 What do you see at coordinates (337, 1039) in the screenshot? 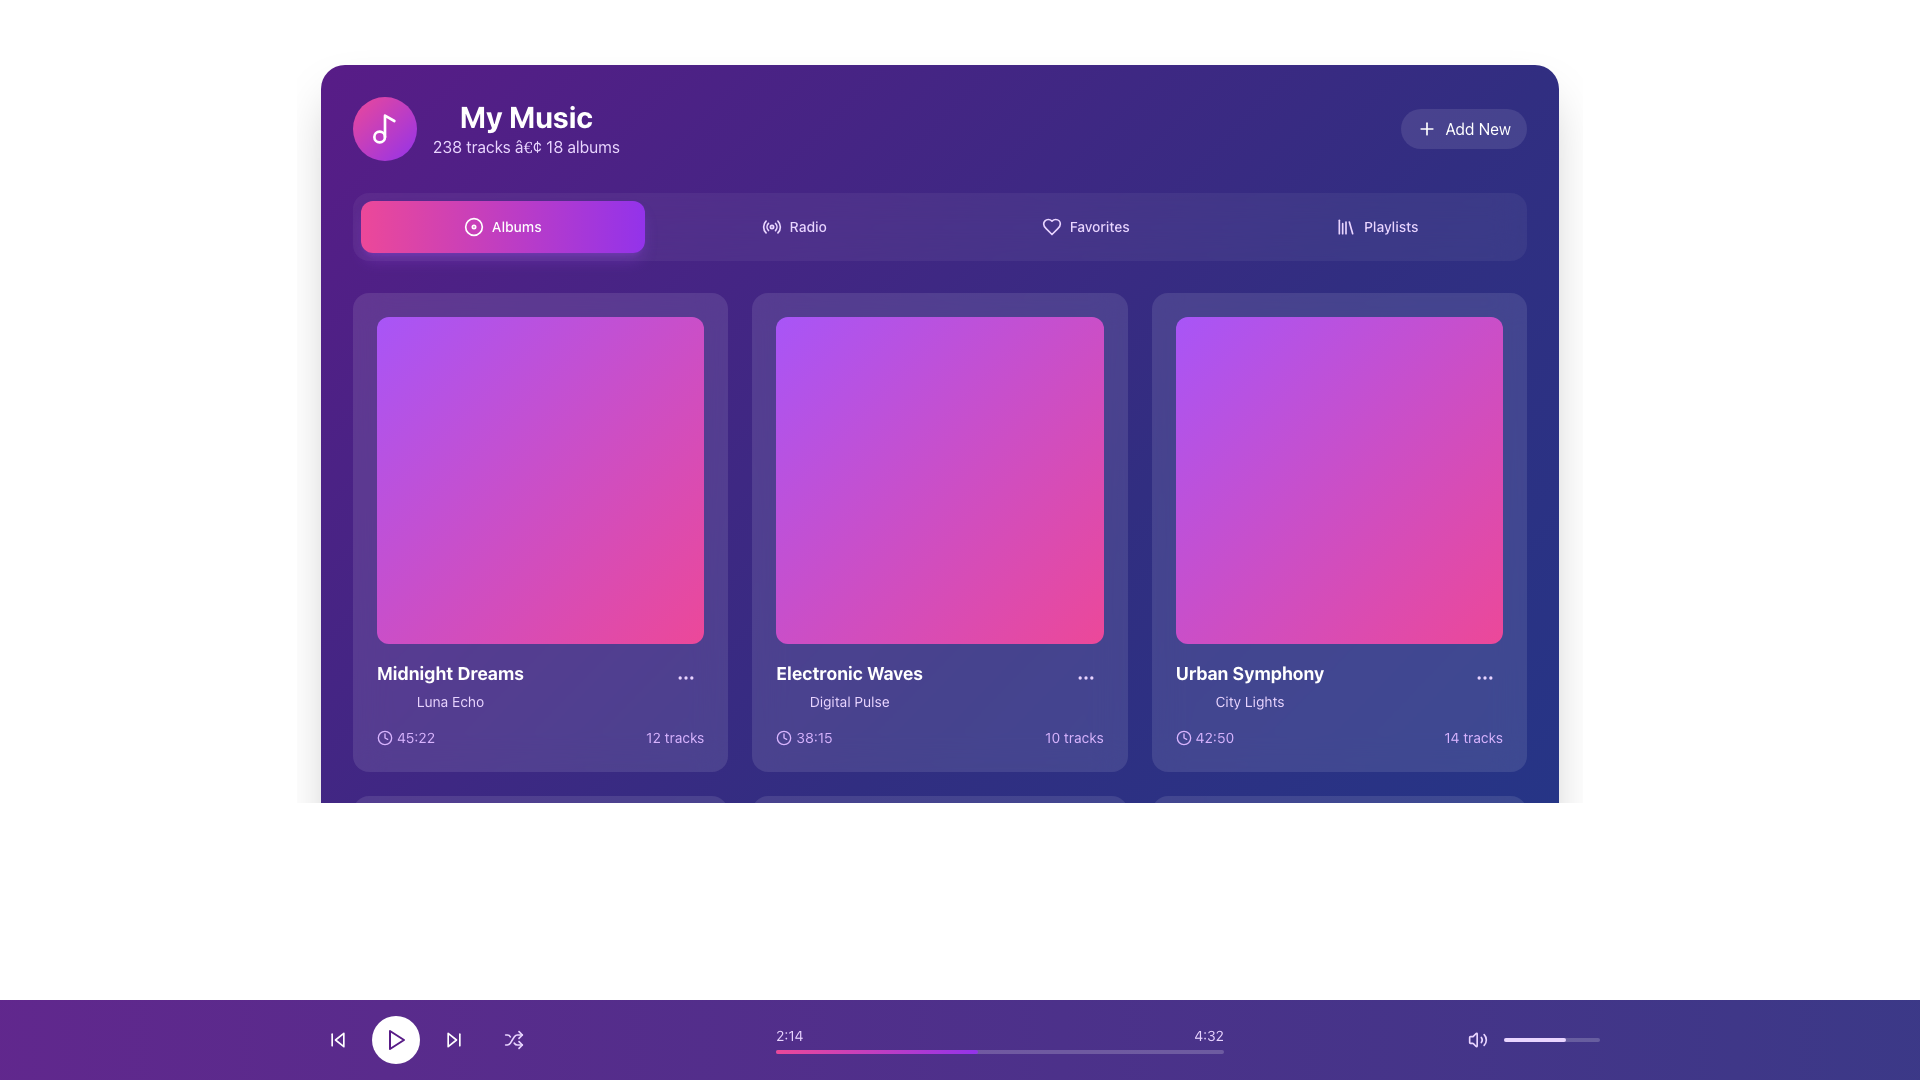
I see `the previous track button, which is an icon-based control located at the bottom-left corner of the music player's control panel` at bounding box center [337, 1039].